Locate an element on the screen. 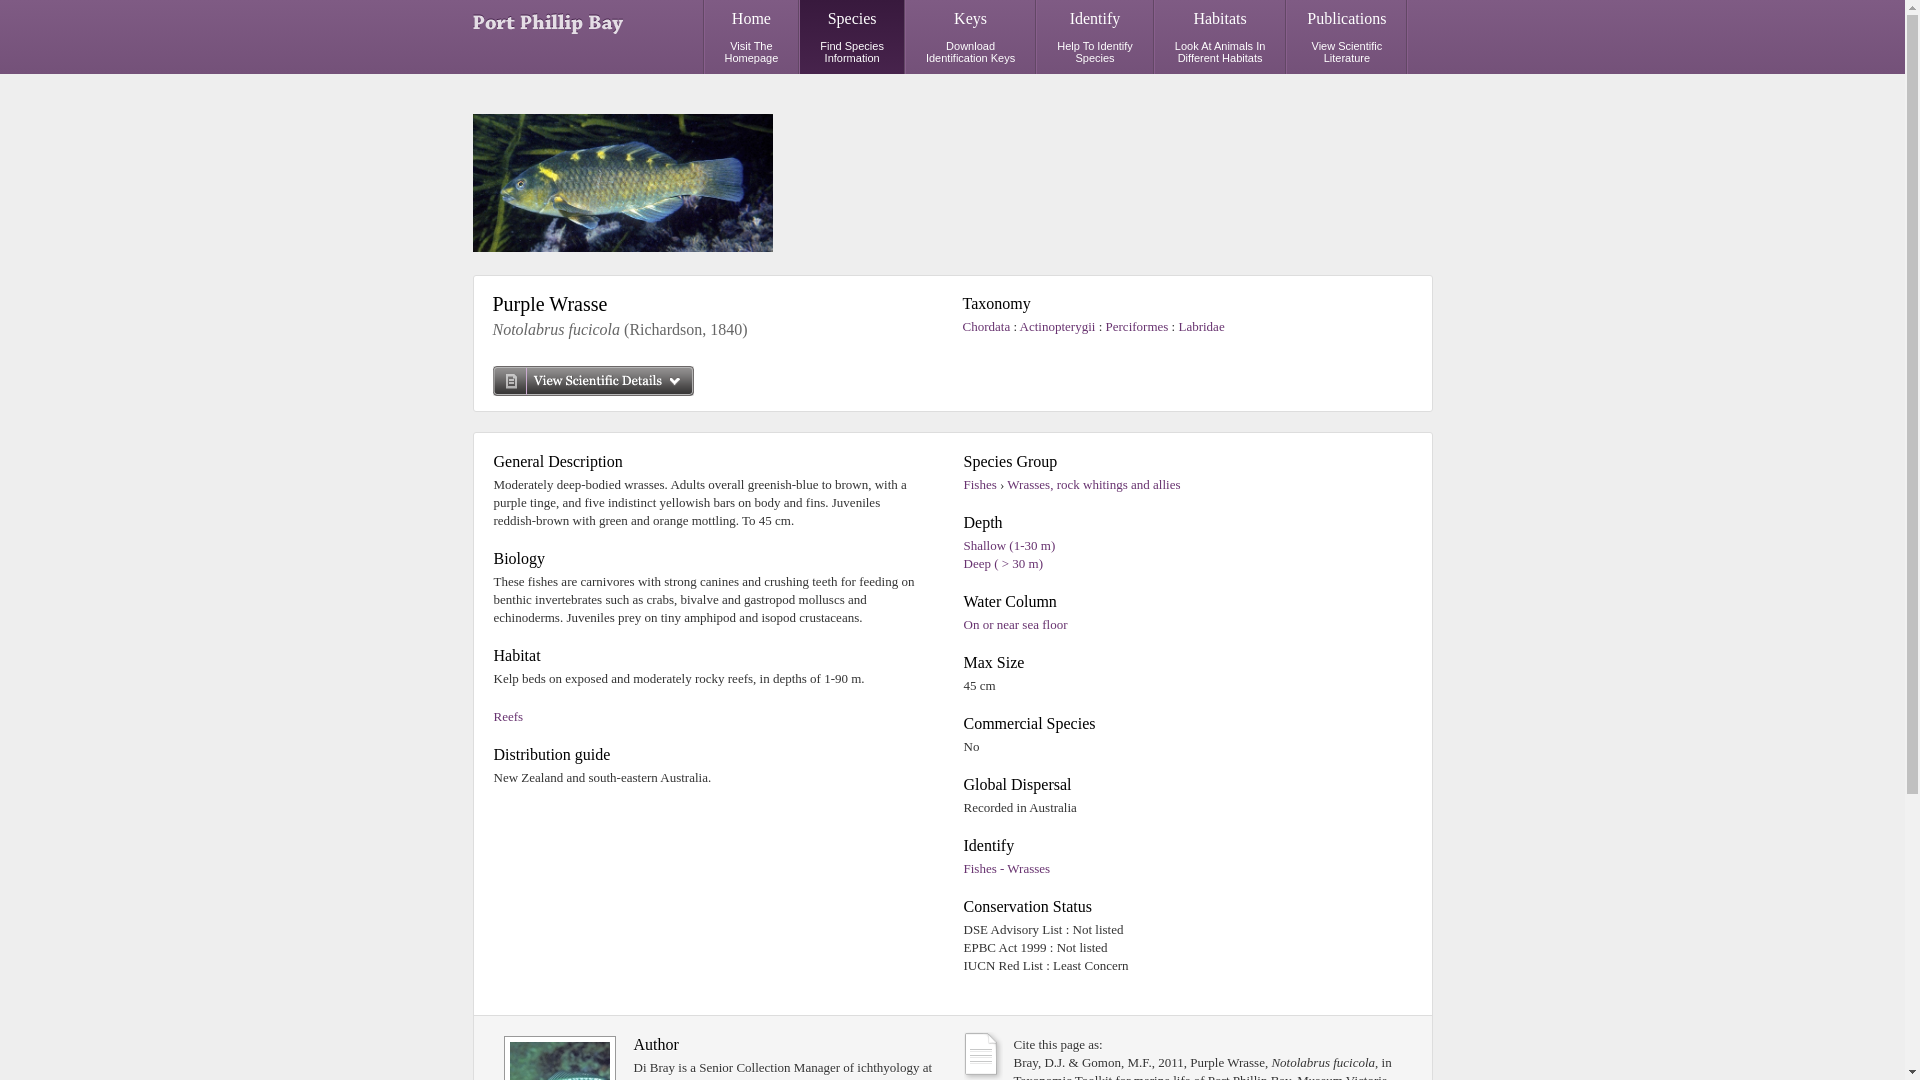  'Shallow (1-30 m)' is located at coordinates (1009, 545).